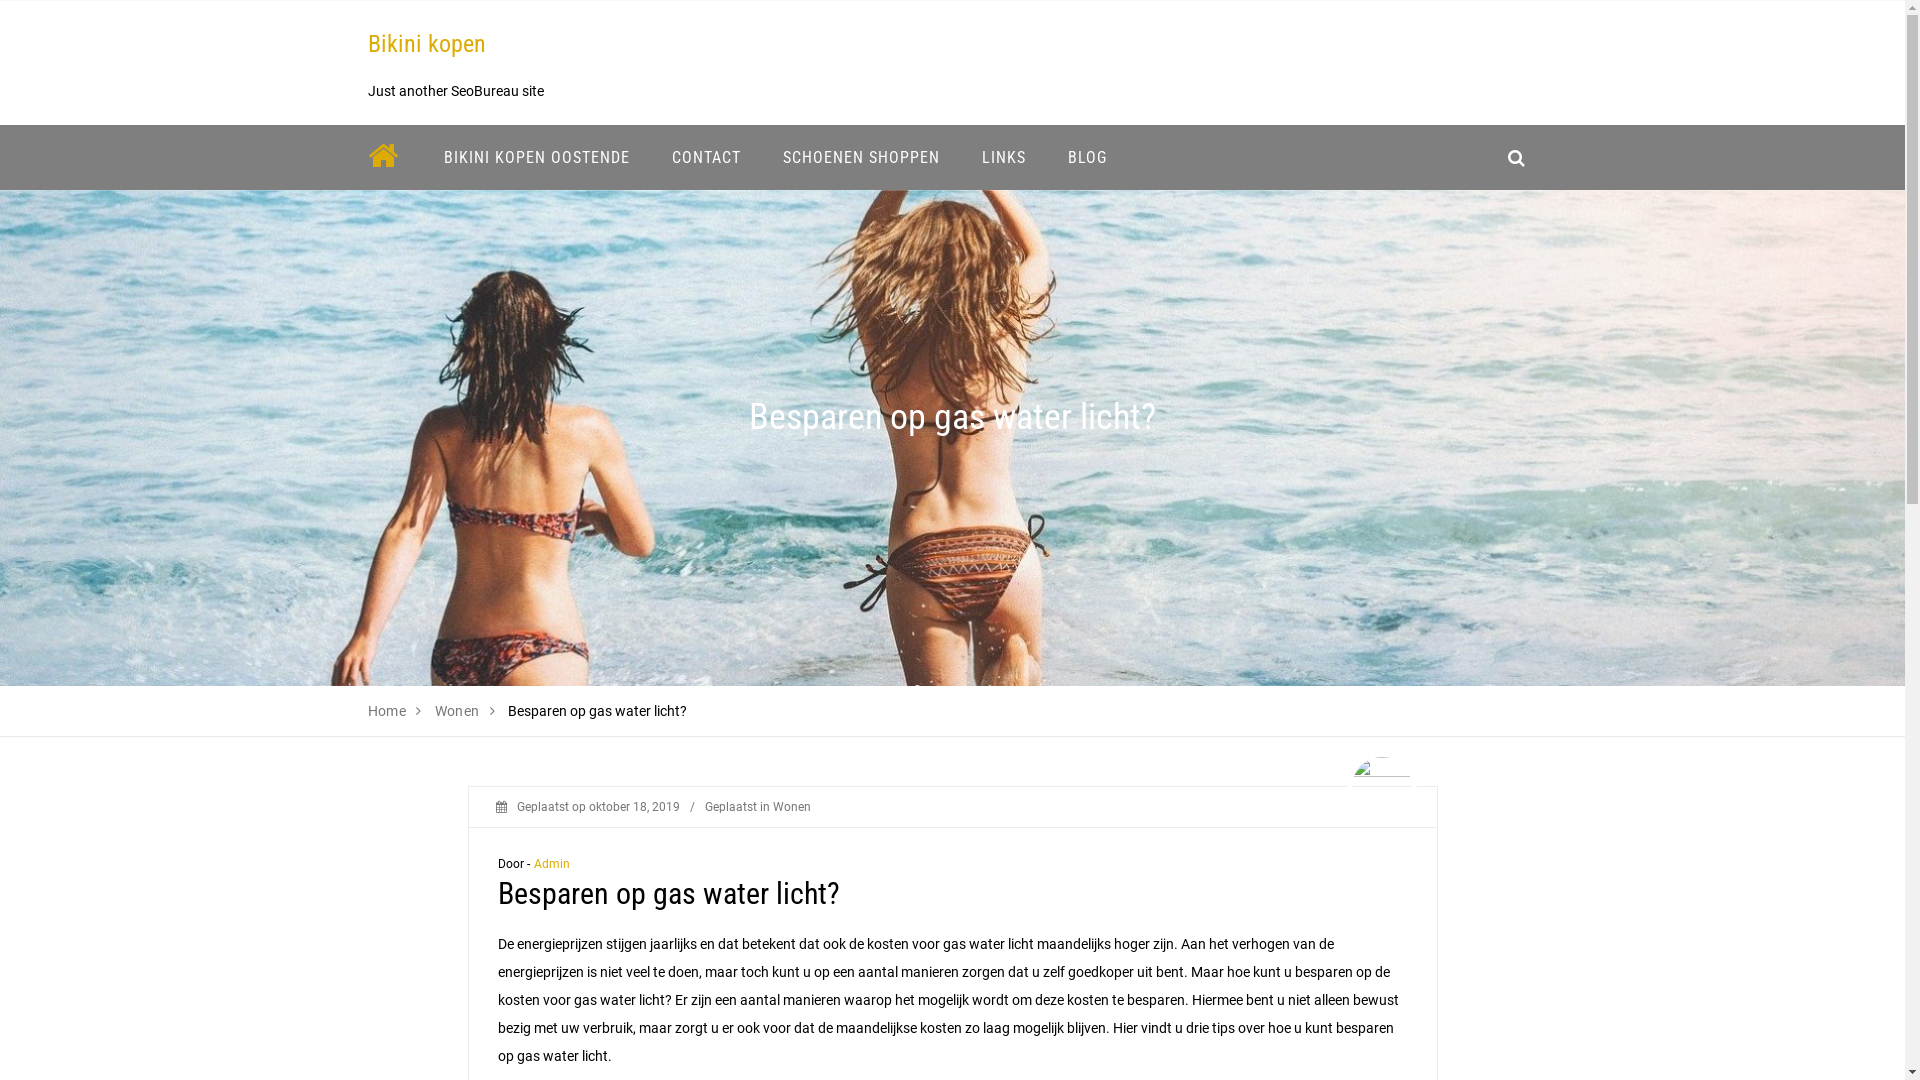  What do you see at coordinates (1003, 156) in the screenshot?
I see `'LINKS'` at bounding box center [1003, 156].